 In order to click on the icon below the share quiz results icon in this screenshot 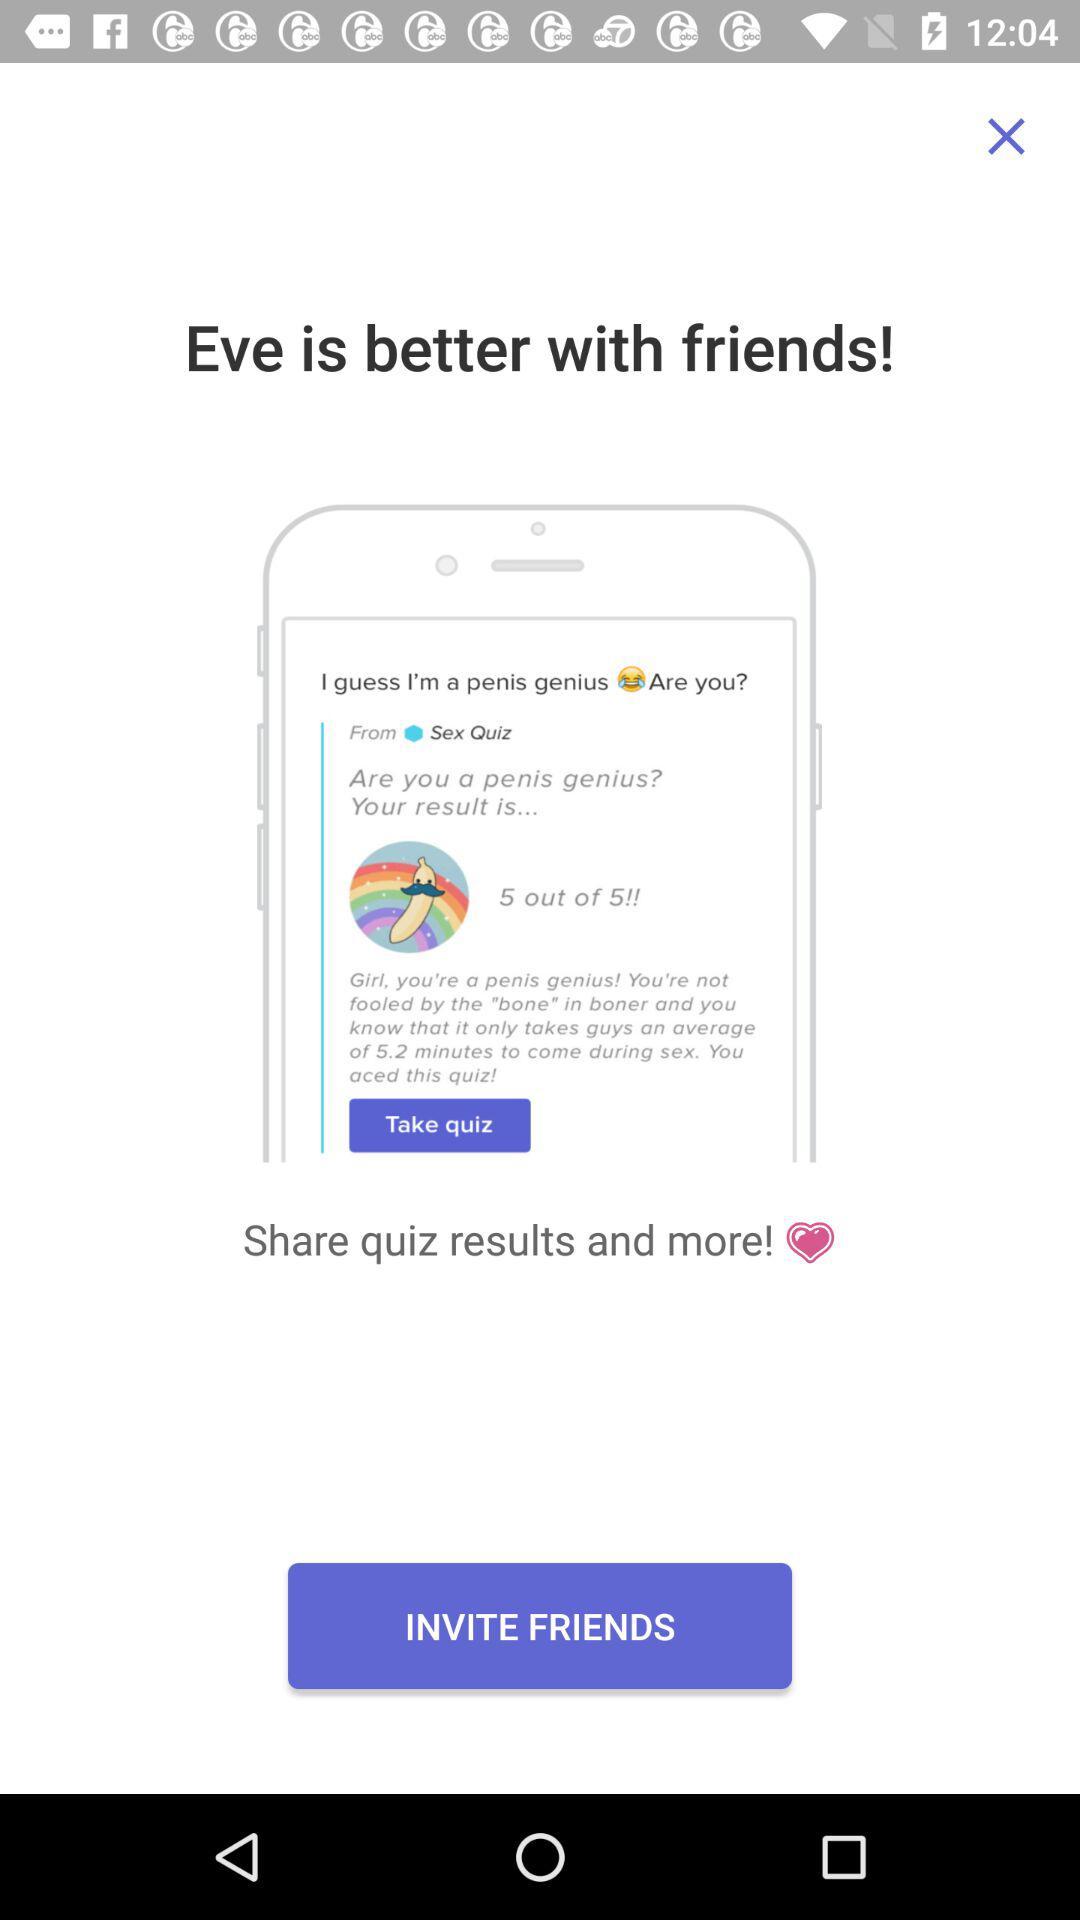, I will do `click(540, 1626)`.